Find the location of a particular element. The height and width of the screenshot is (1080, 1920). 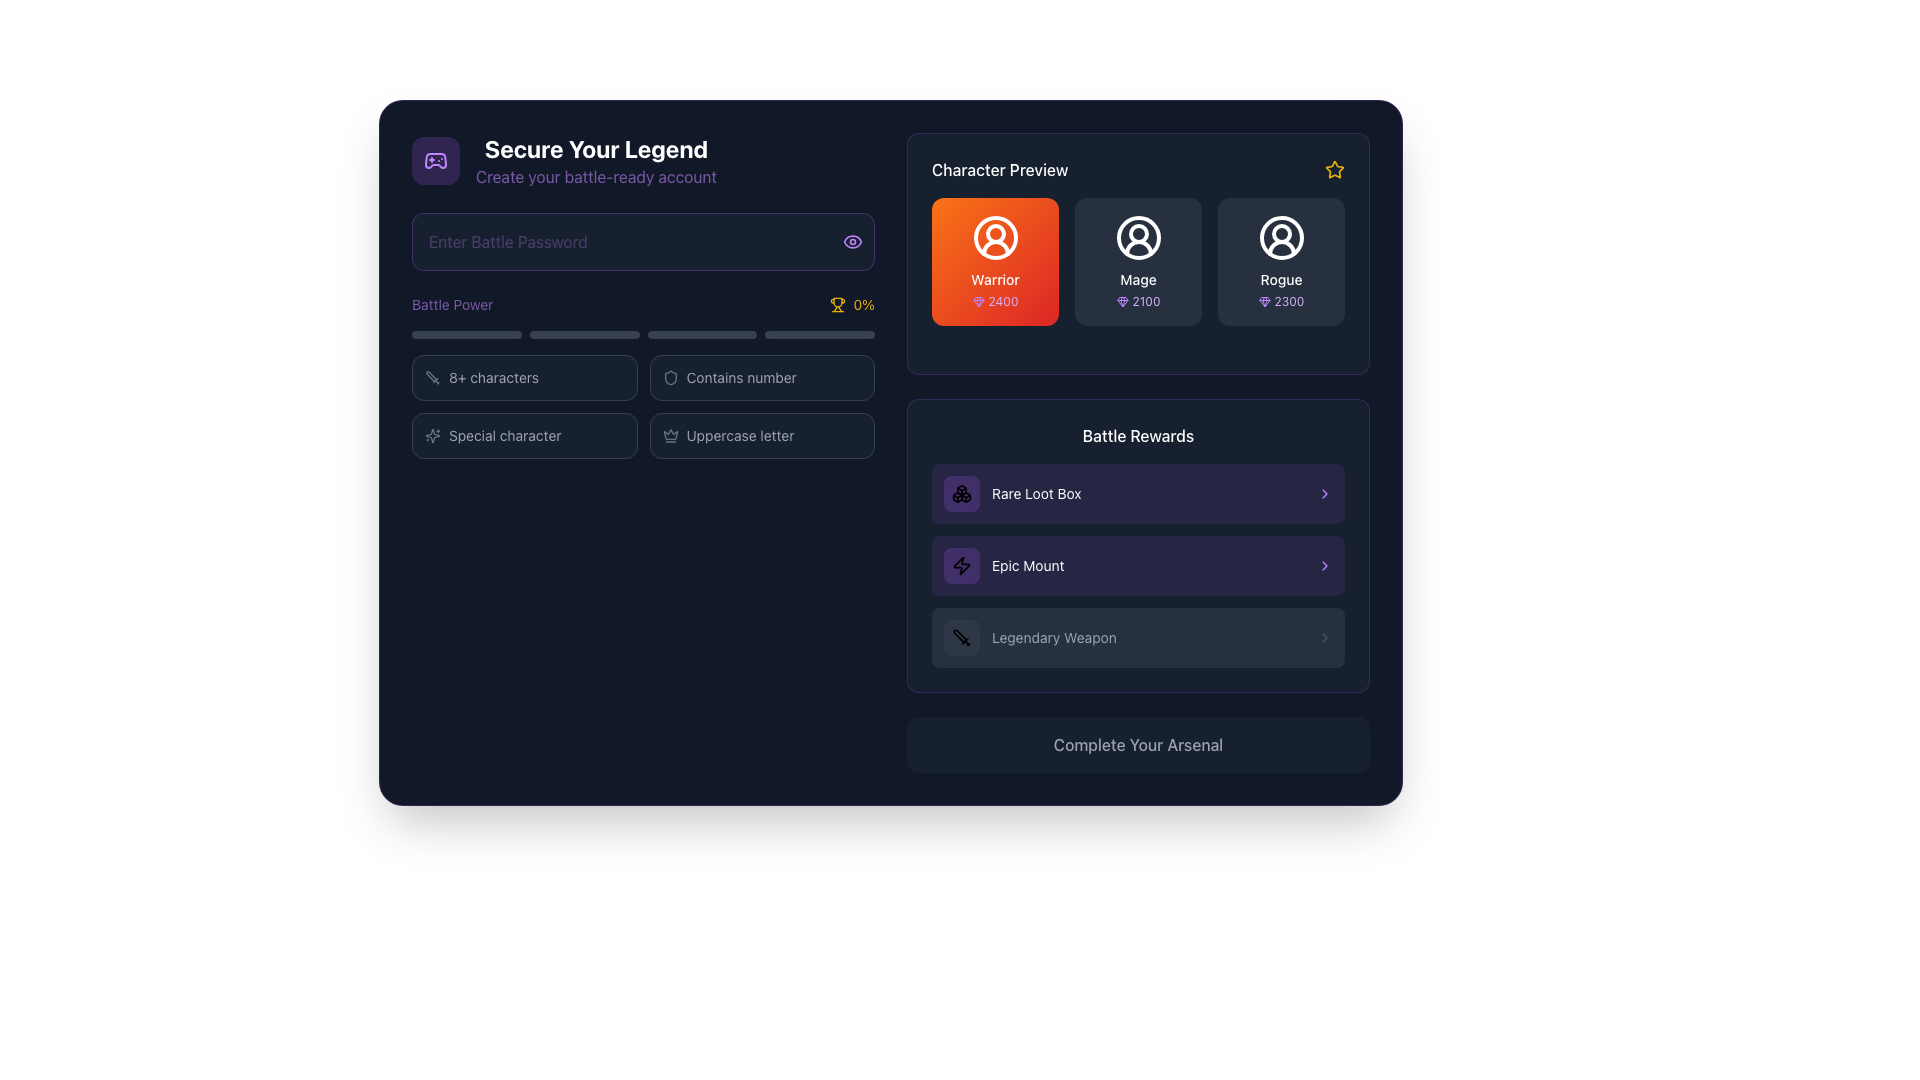

the Progress indicator bar that reflects the 'Battle Power' metric, positioned below the 'Battle Power' label and above the password criteria indicators is located at coordinates (643, 334).